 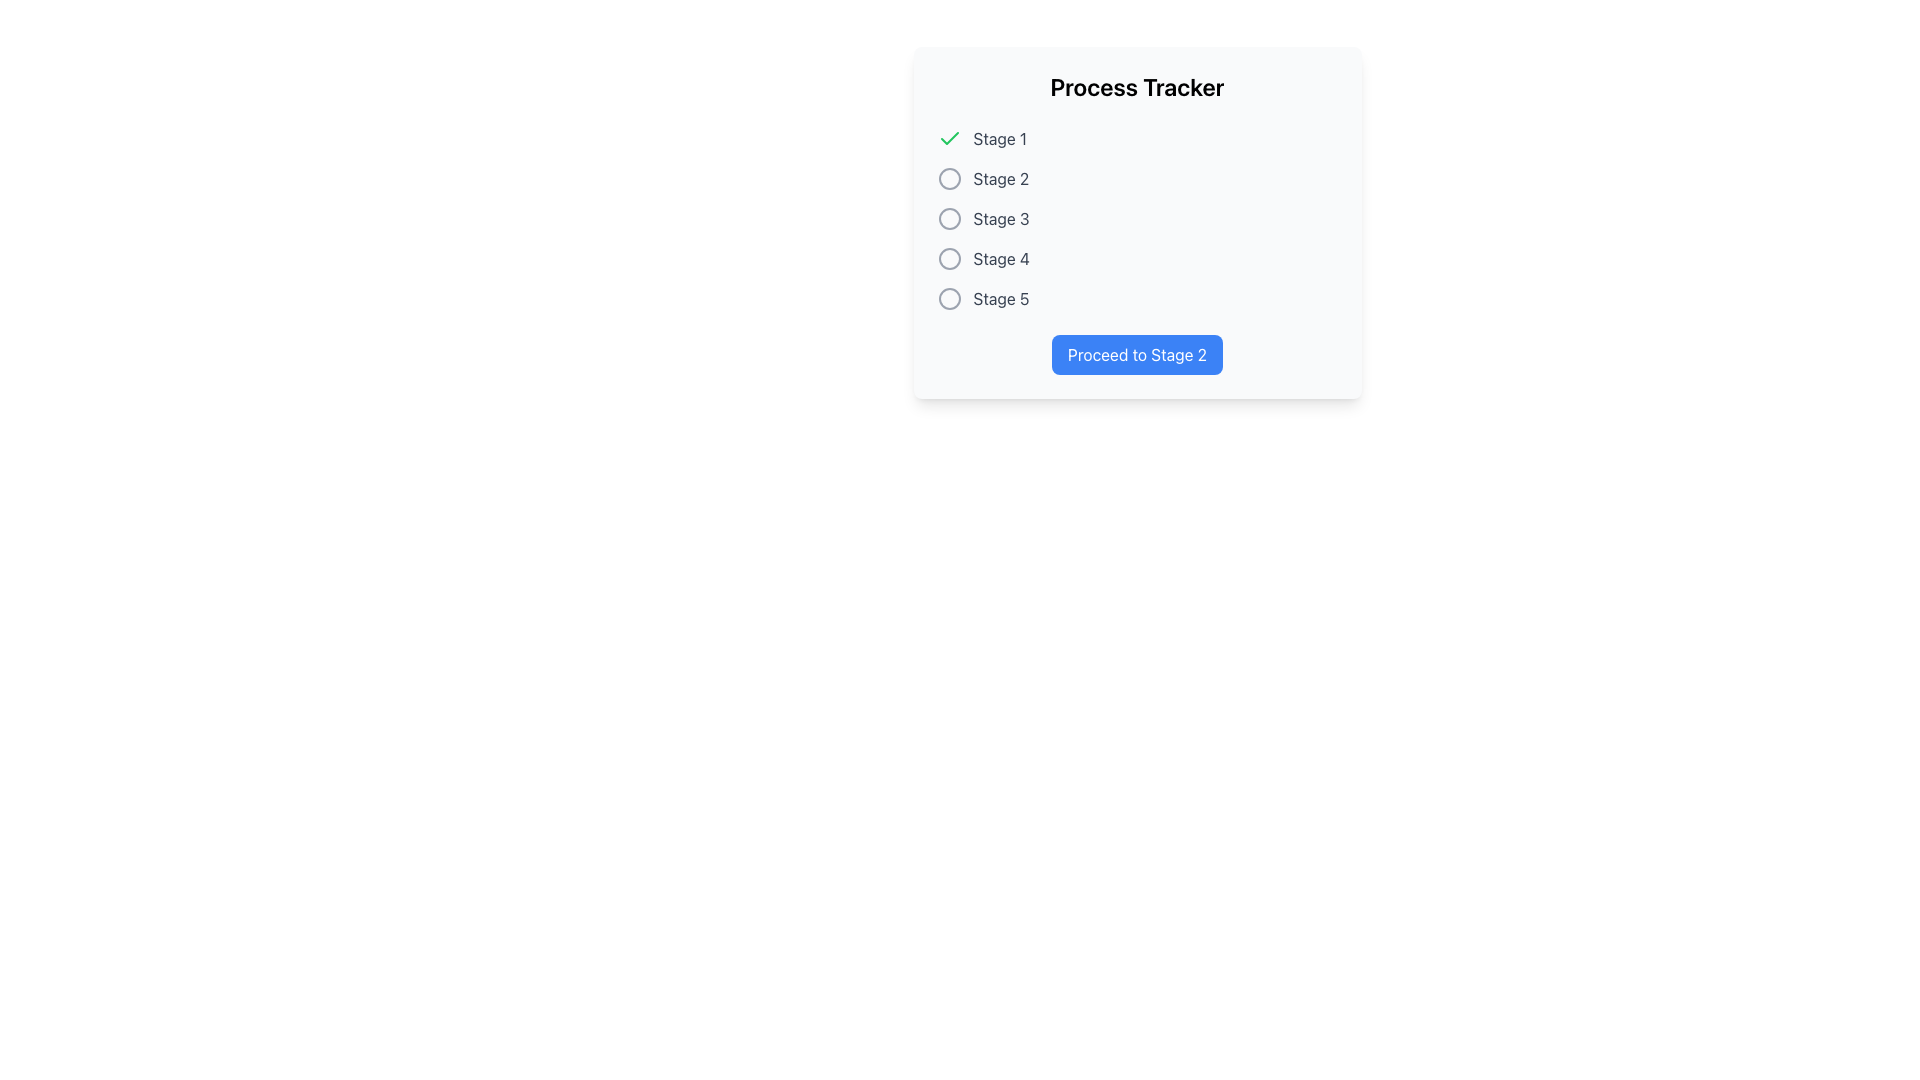 What do you see at coordinates (1001, 299) in the screenshot?
I see `the text label displaying 'Stage 5', which indicates a step in a multi-stage process` at bounding box center [1001, 299].